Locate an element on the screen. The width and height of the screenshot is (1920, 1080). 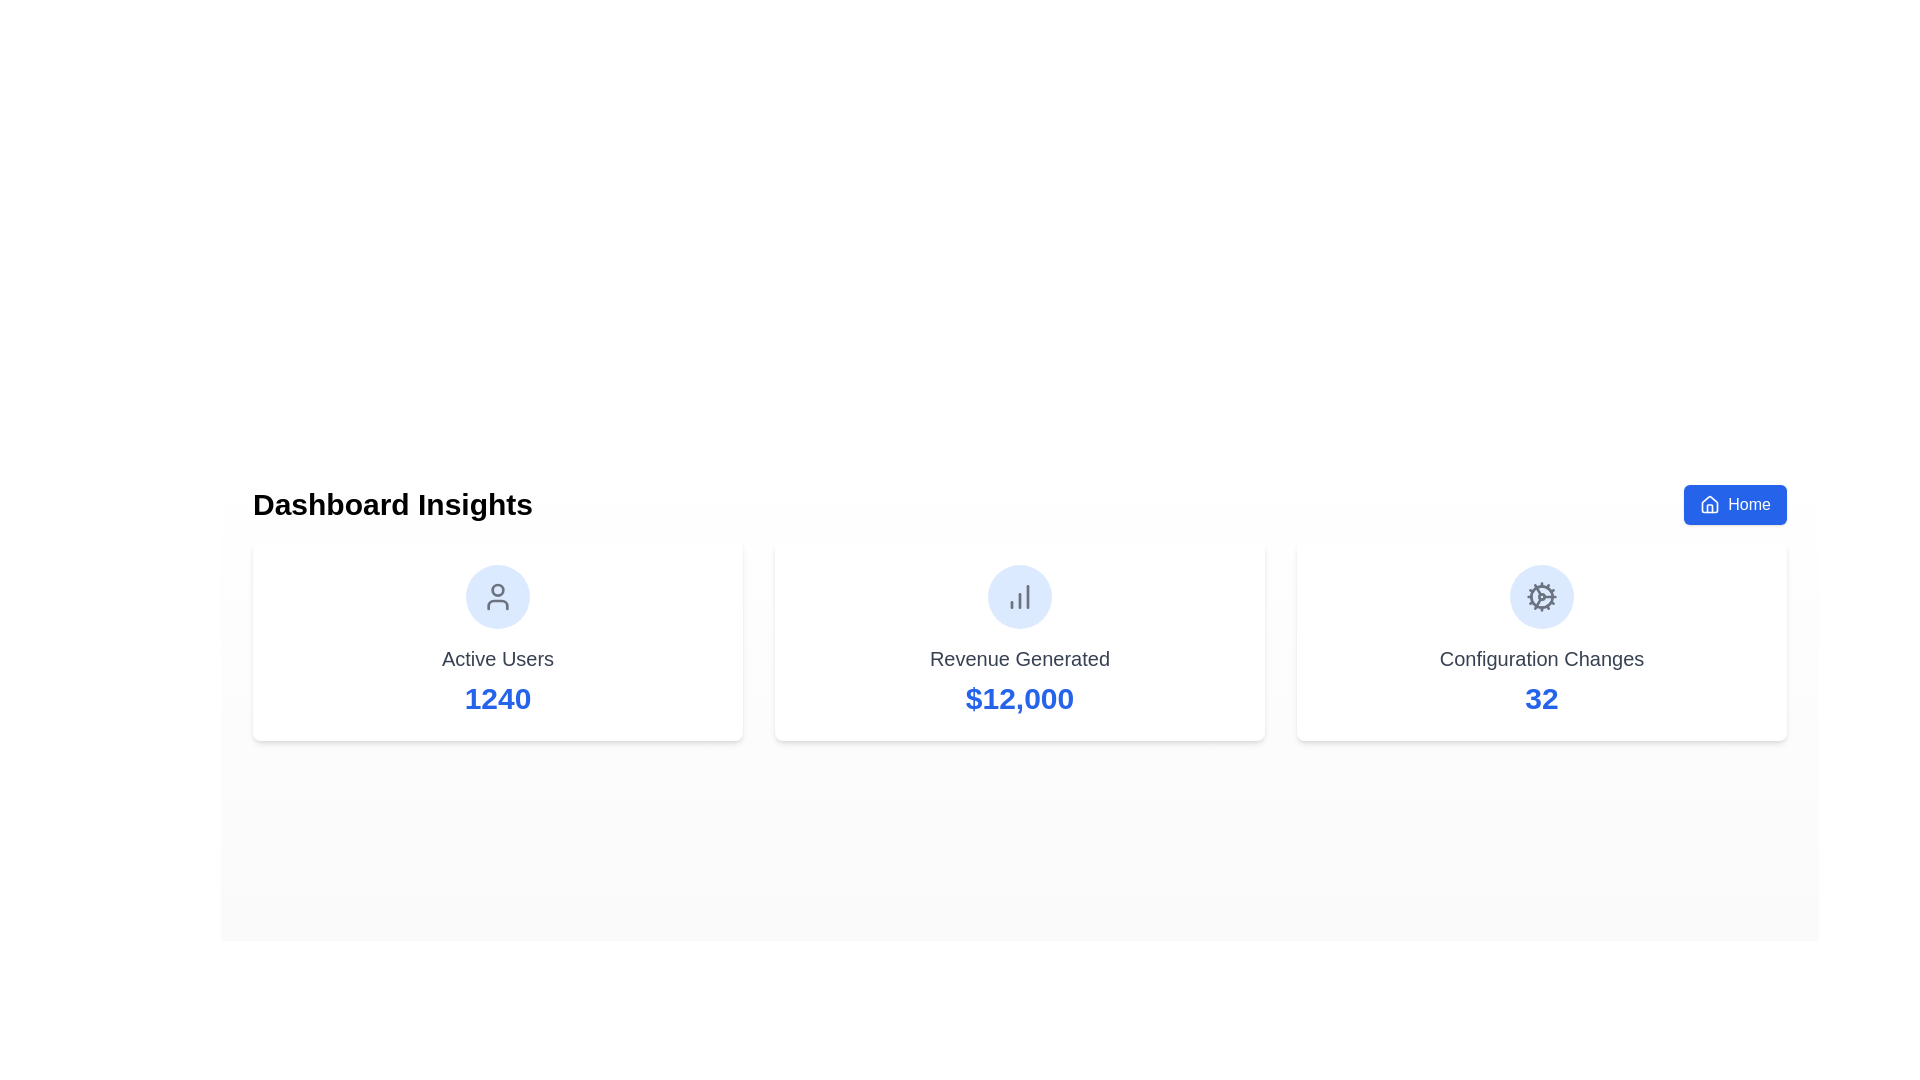
the large, bold number '32' displayed in blue, located in the third card under the label 'Configuration Changes' is located at coordinates (1540, 697).